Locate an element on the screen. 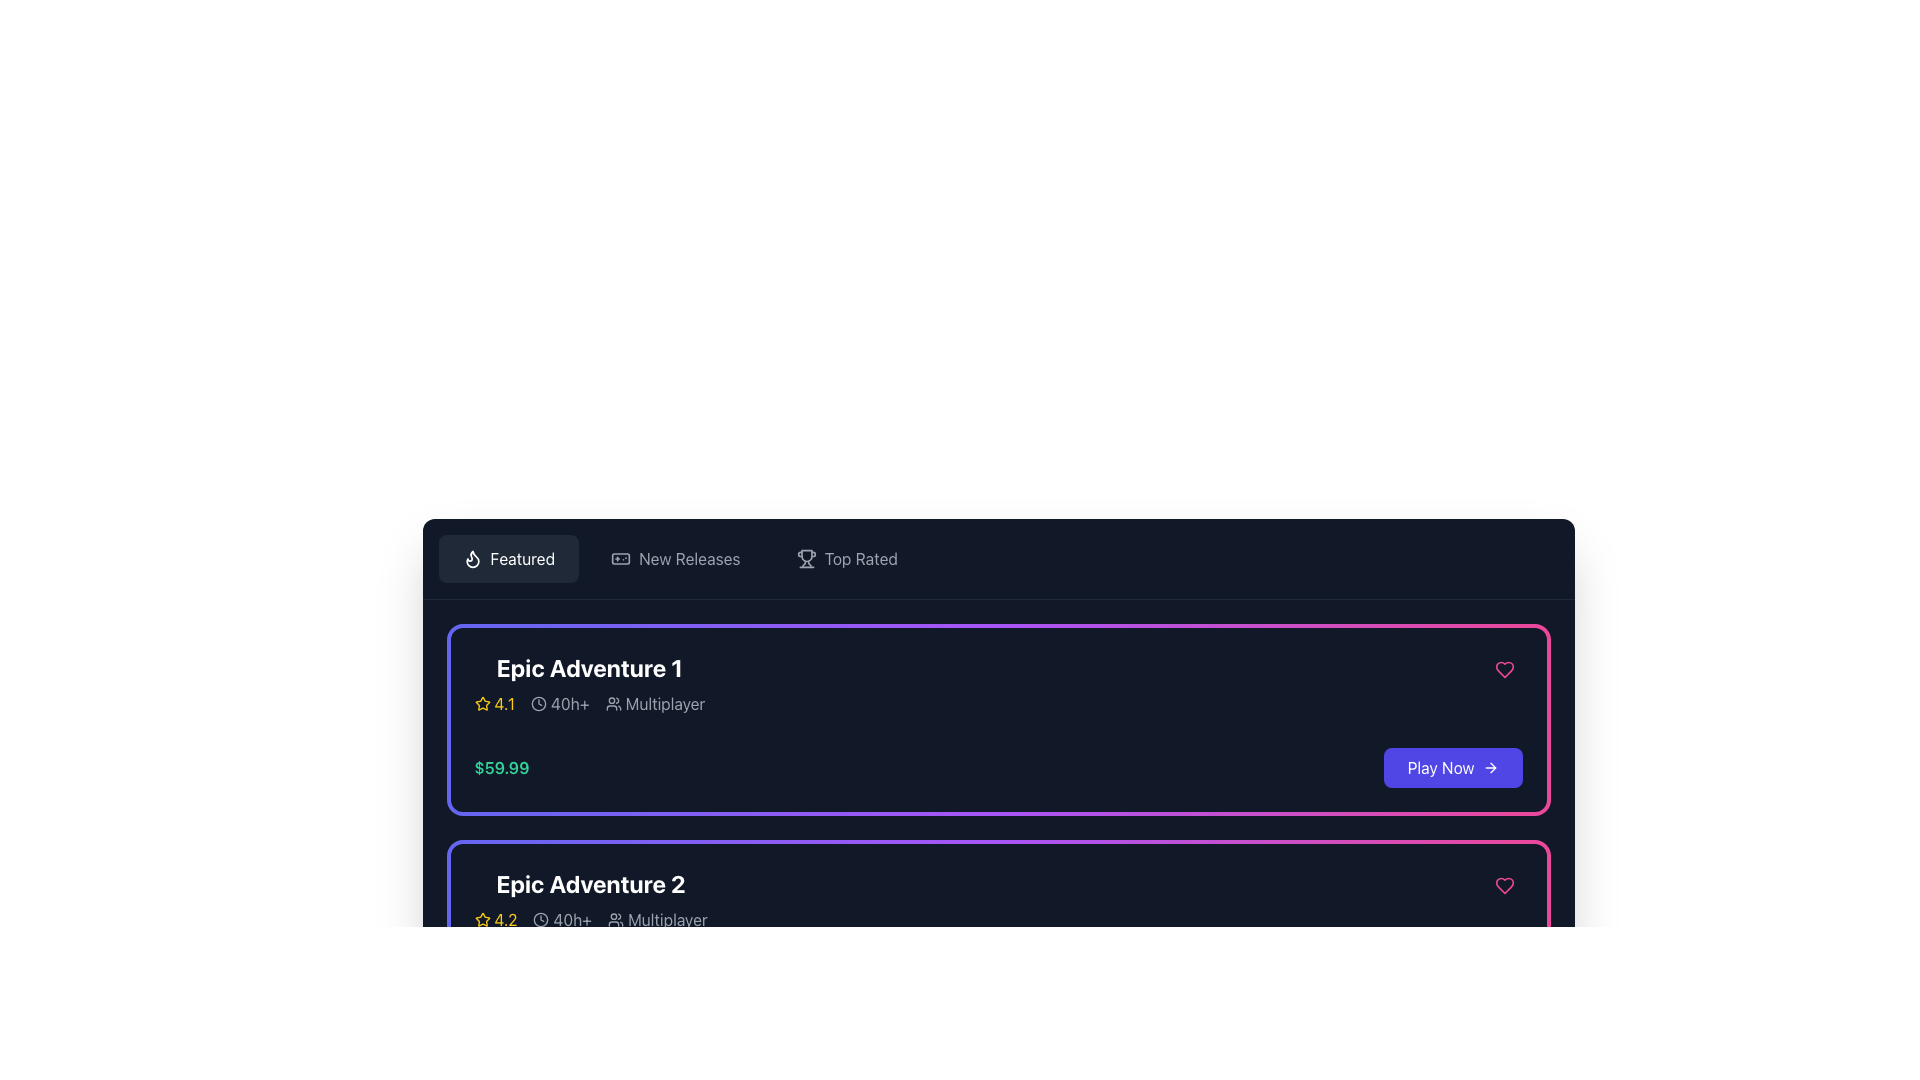 Image resolution: width=1920 pixels, height=1080 pixels. the star-shaped rating icon, which is yellow and located to the left of the textual rating value '4.1' is located at coordinates (482, 703).